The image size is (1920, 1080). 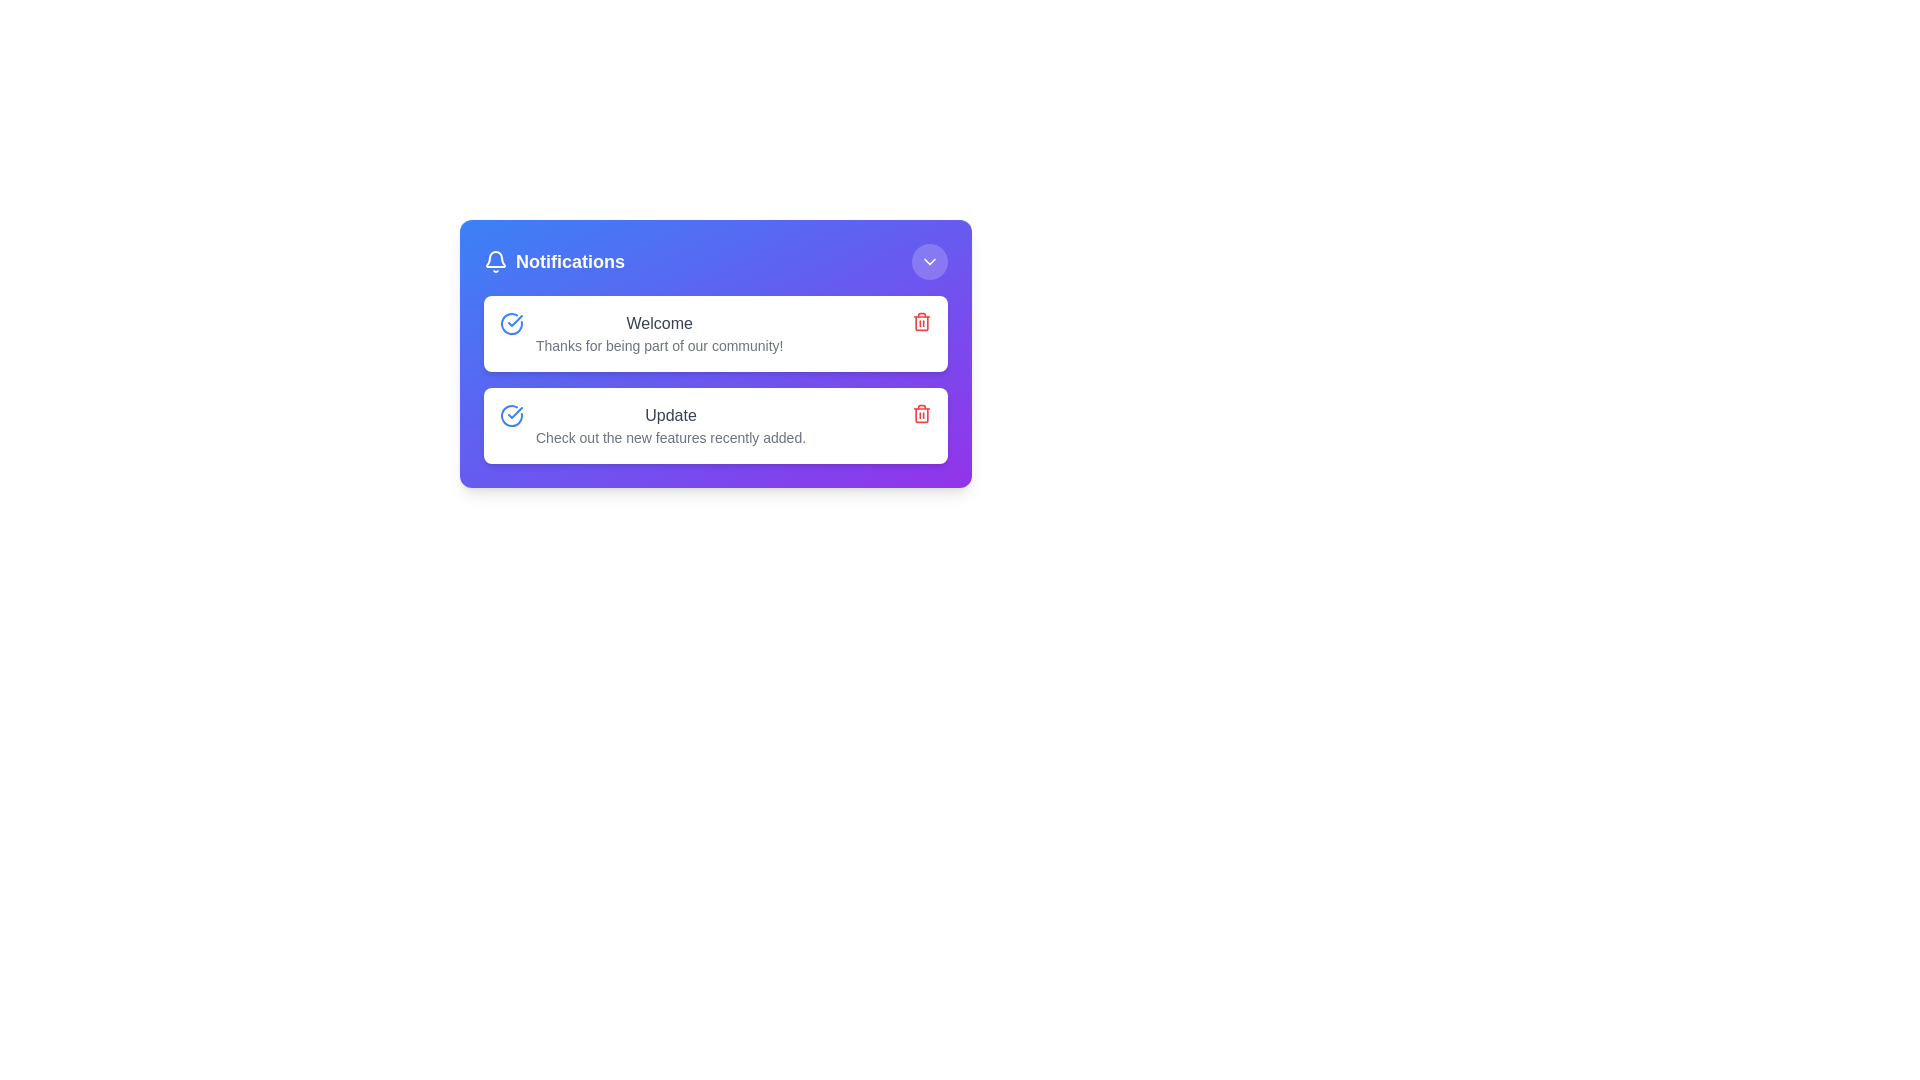 I want to click on the Text label that provides additional information or updates related to the 'Update' notification, located directly below the 'Update' label in the second notification entry of the notification panel, so click(x=671, y=437).